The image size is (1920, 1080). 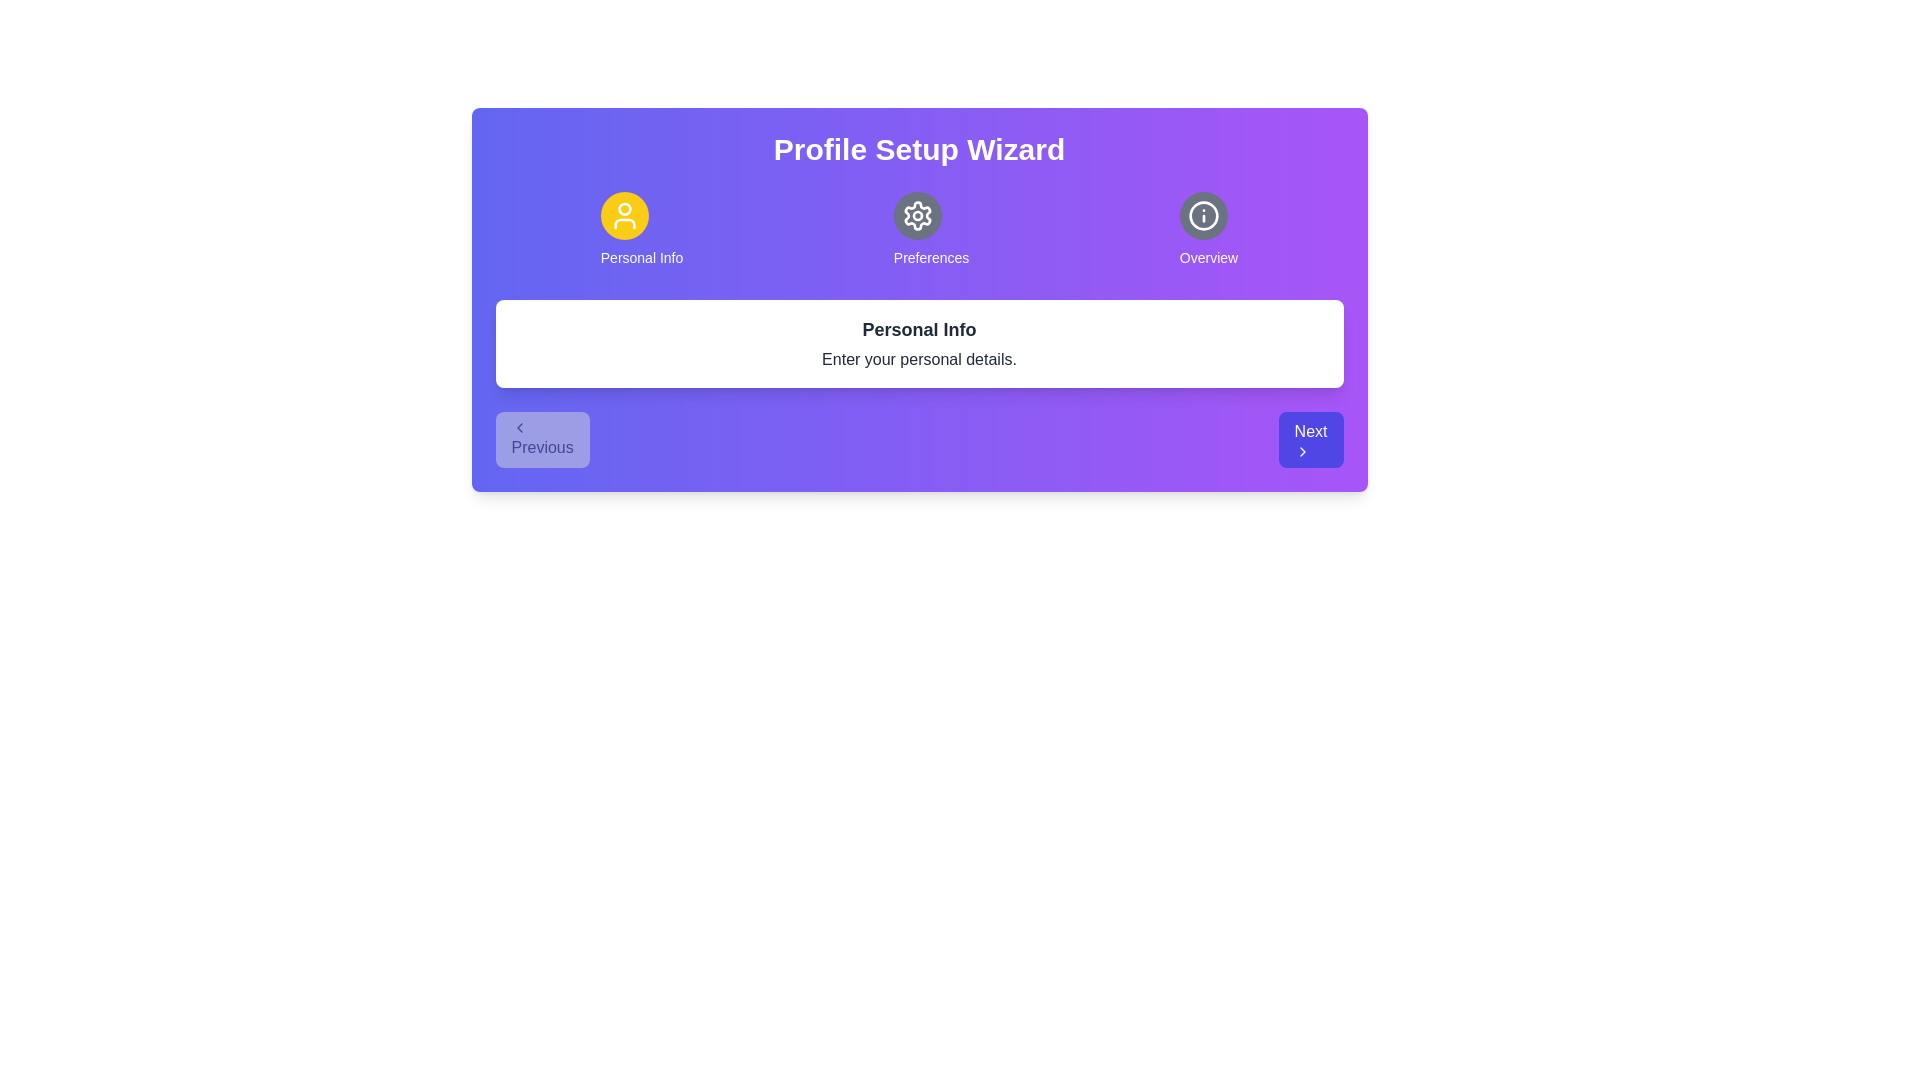 What do you see at coordinates (642, 229) in the screenshot?
I see `the step indicator for Personal Info to view its content` at bounding box center [642, 229].